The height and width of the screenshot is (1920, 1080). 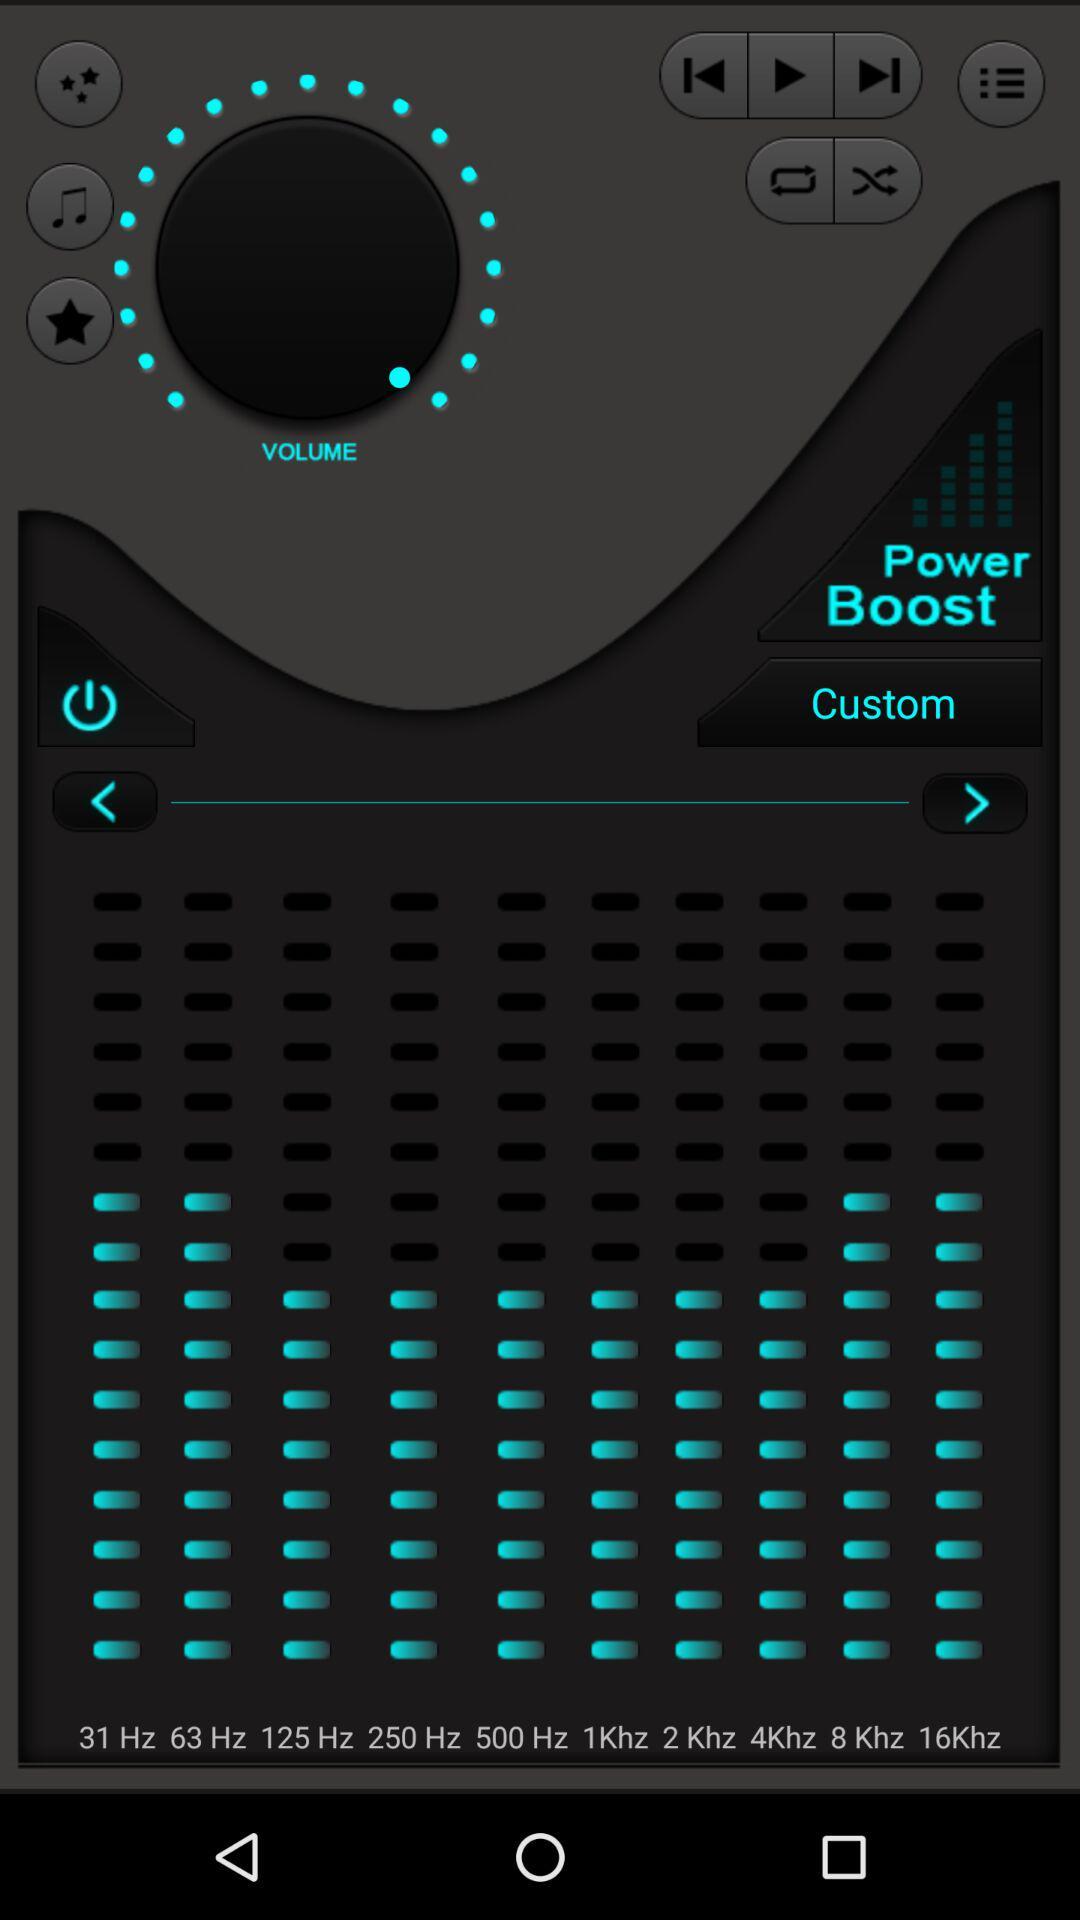 I want to click on the star icon, so click(x=69, y=343).